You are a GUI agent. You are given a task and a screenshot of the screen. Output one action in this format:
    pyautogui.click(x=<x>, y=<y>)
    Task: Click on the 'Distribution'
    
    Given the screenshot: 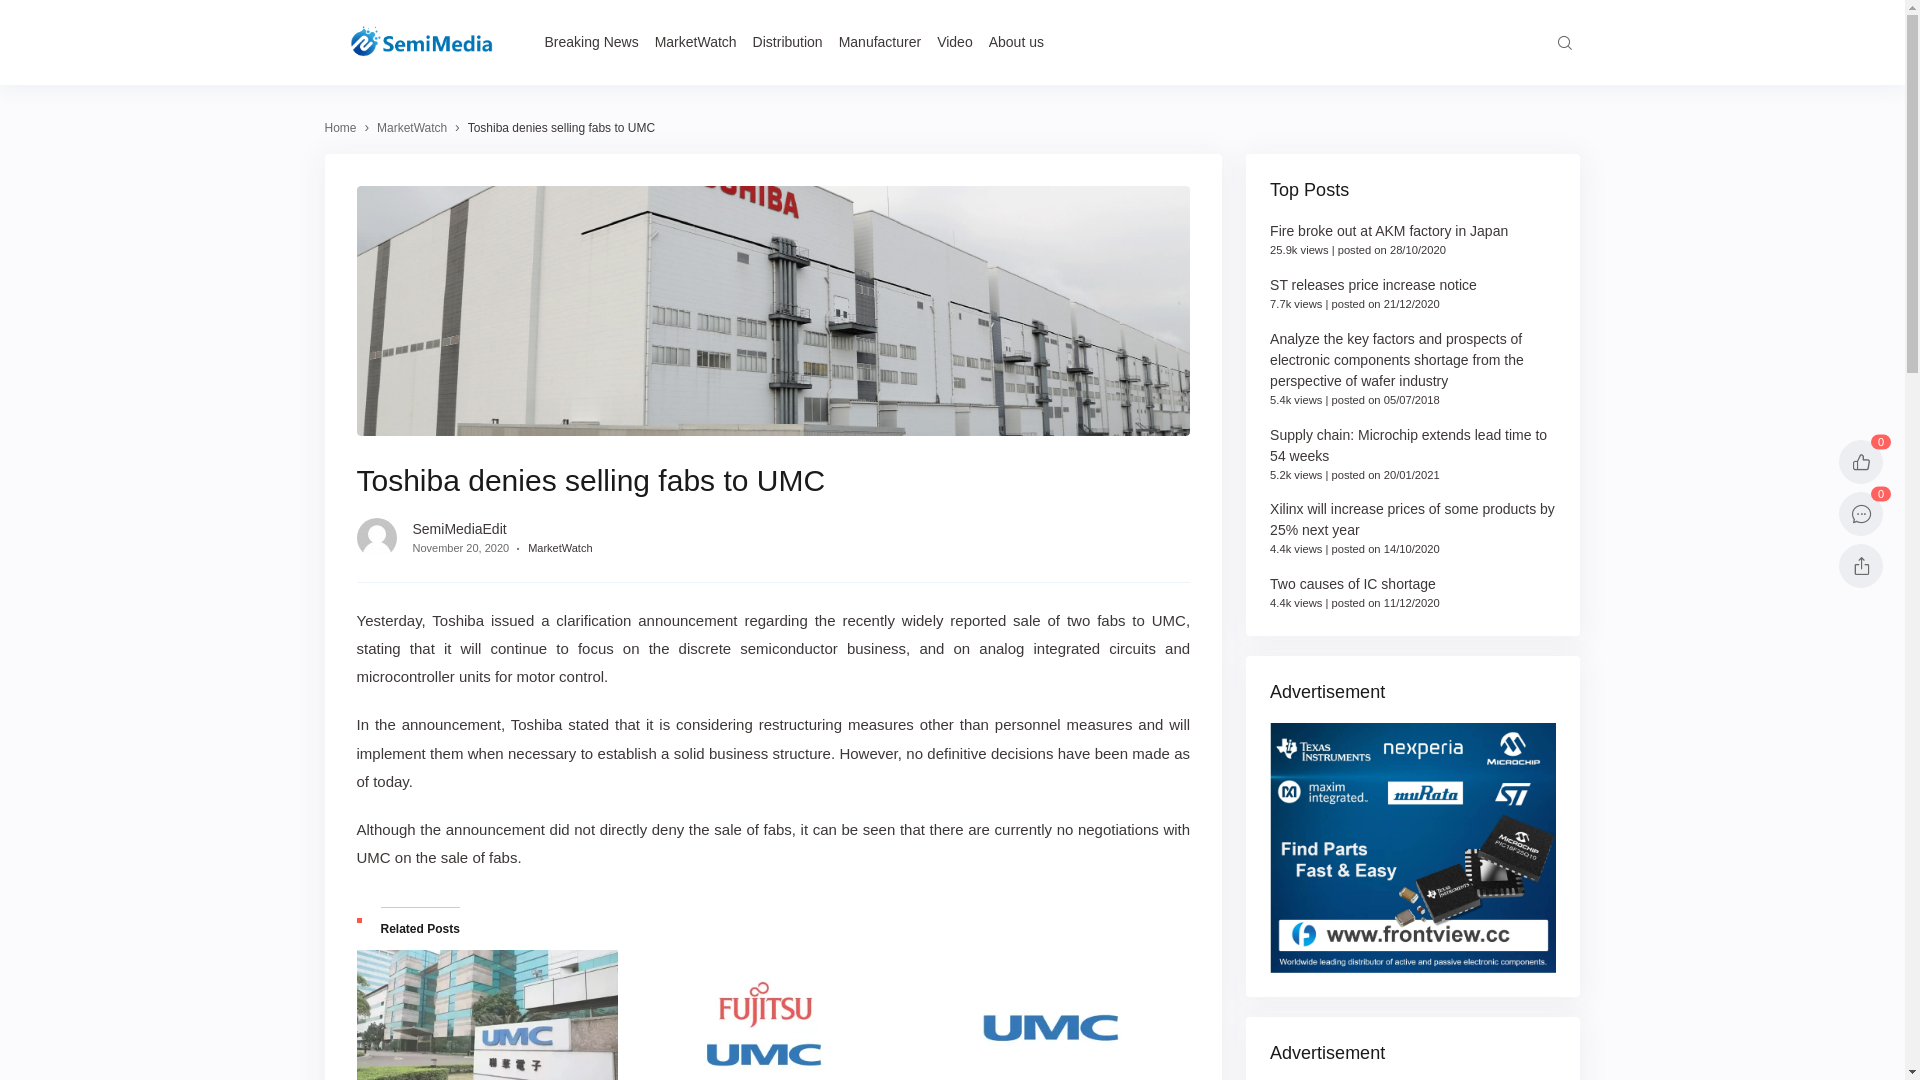 What is the action you would take?
    pyautogui.click(x=786, y=42)
    